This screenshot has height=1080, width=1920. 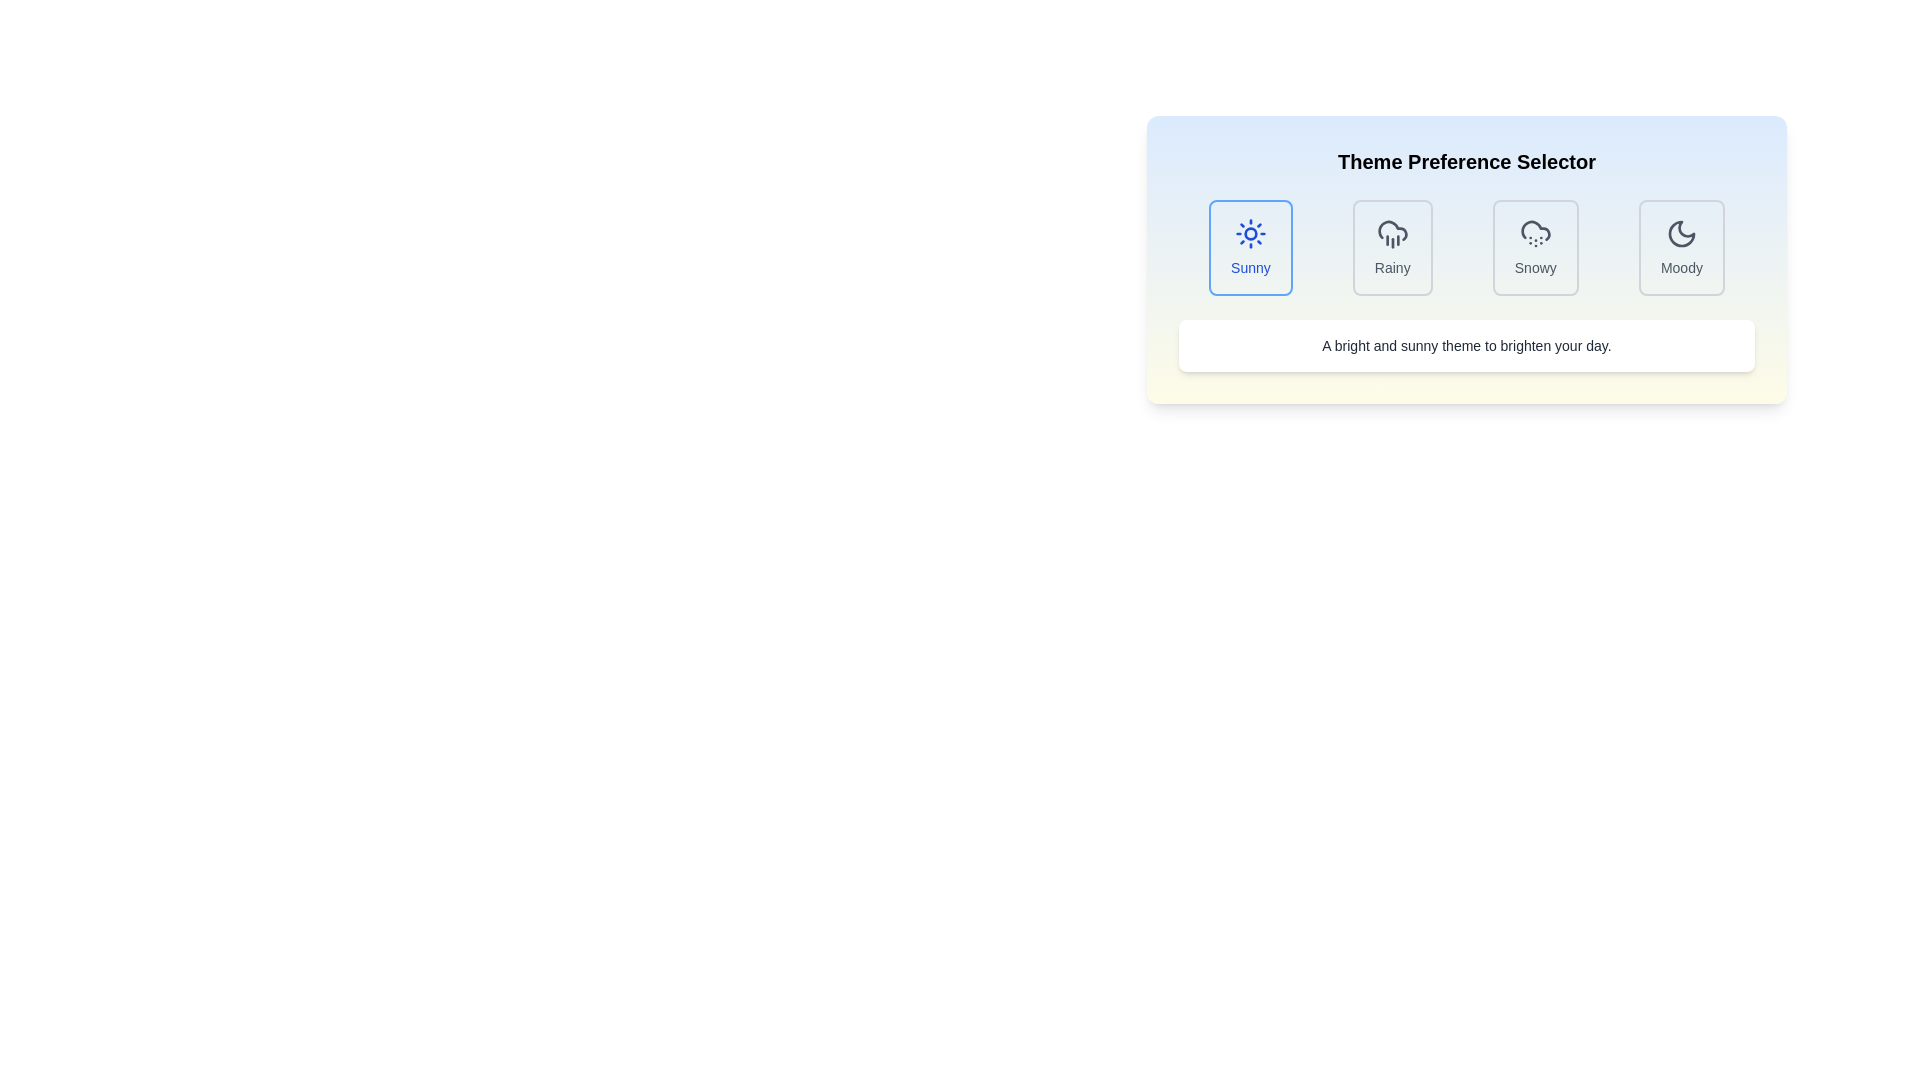 What do you see at coordinates (1249, 246) in the screenshot?
I see `the theme Sunny by clicking on the corresponding button` at bounding box center [1249, 246].